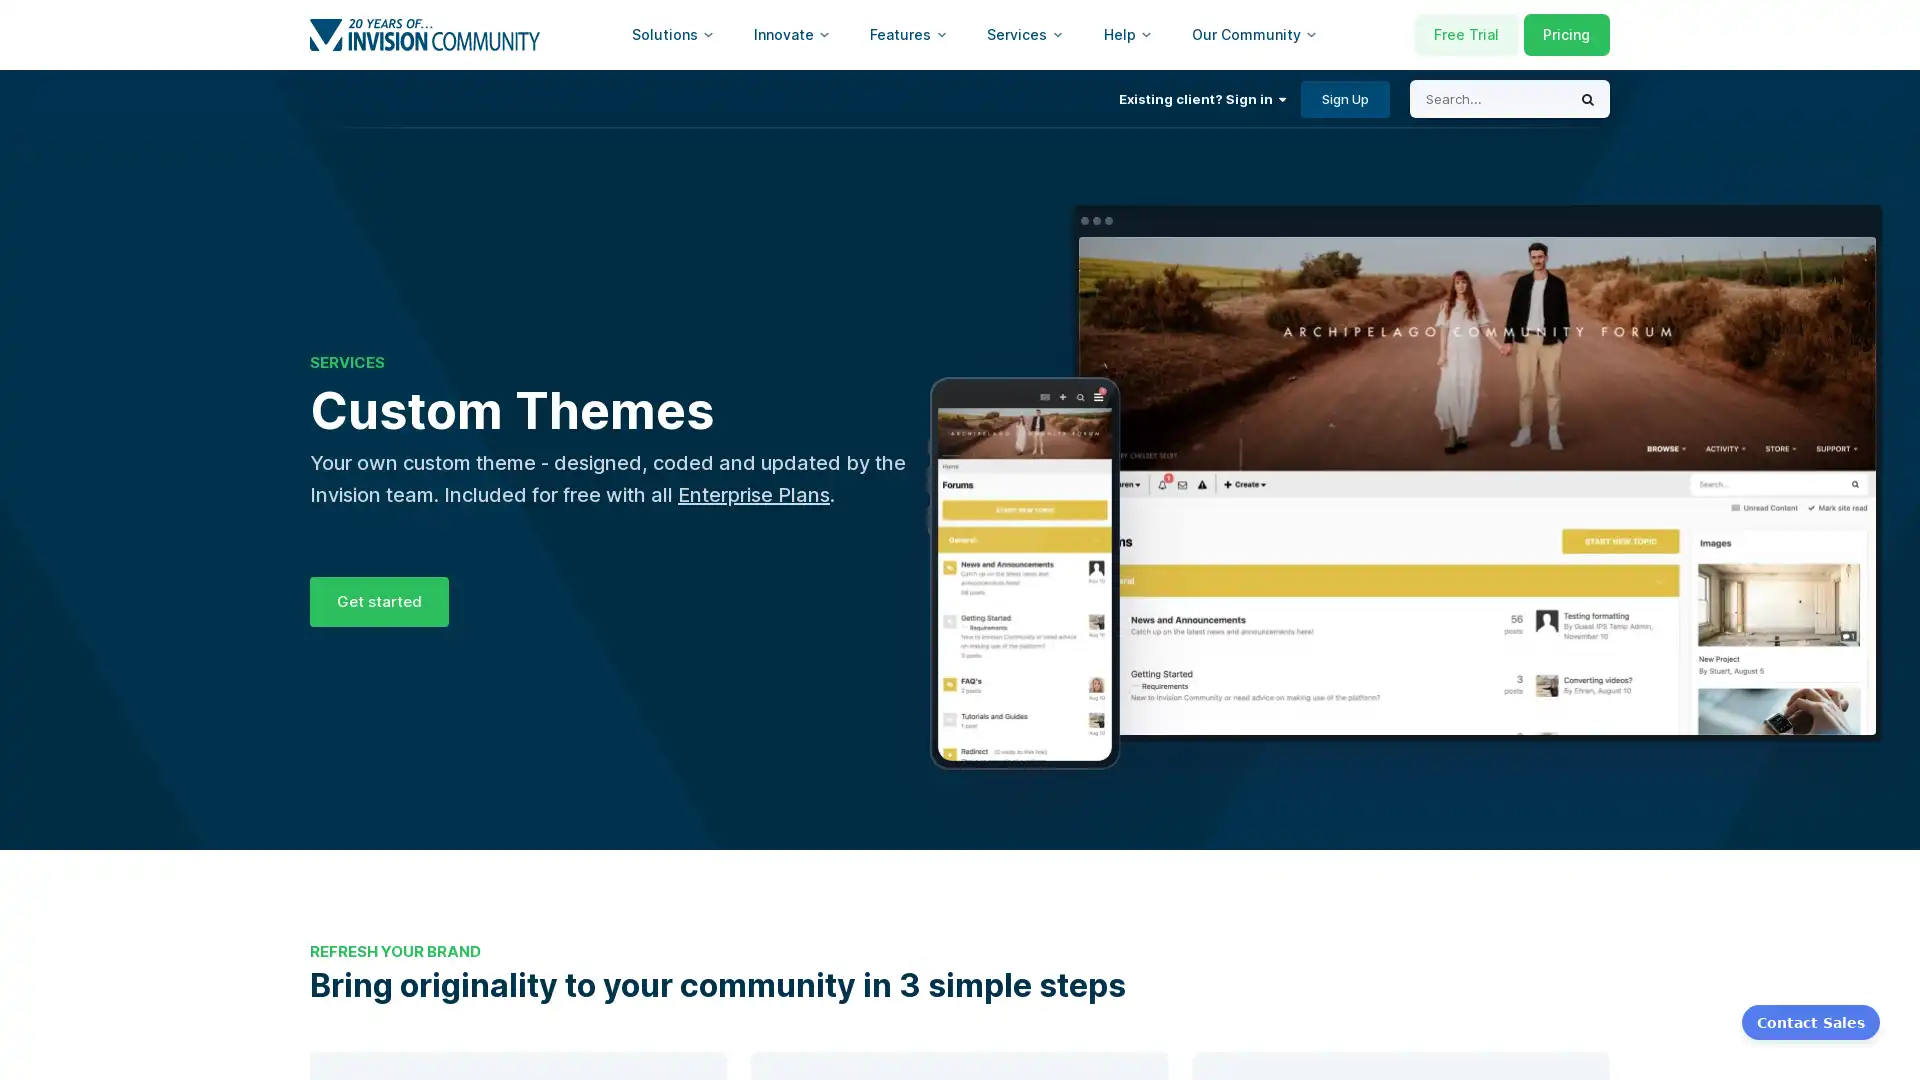 The image size is (1920, 1080). What do you see at coordinates (1128, 34) in the screenshot?
I see `Help` at bounding box center [1128, 34].